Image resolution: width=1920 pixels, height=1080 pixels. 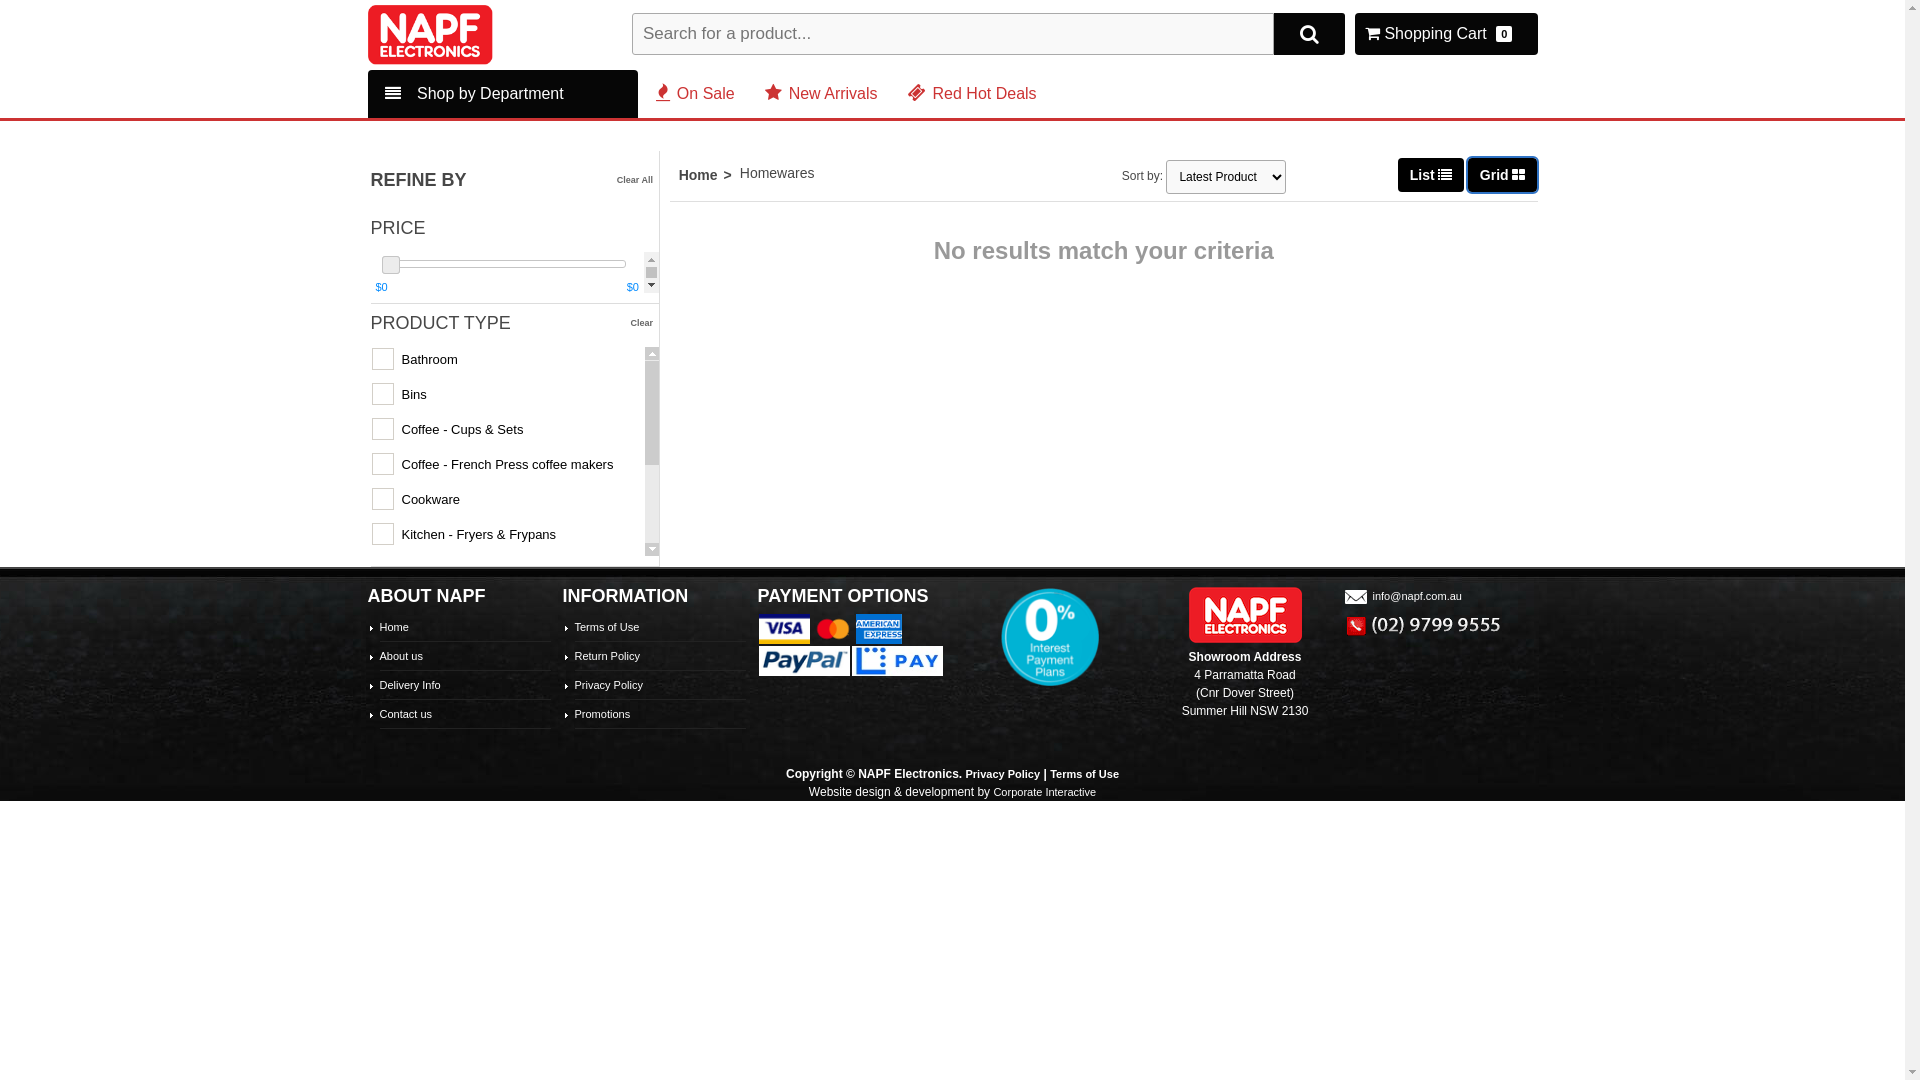 What do you see at coordinates (605, 655) in the screenshot?
I see `'Return Policy'` at bounding box center [605, 655].